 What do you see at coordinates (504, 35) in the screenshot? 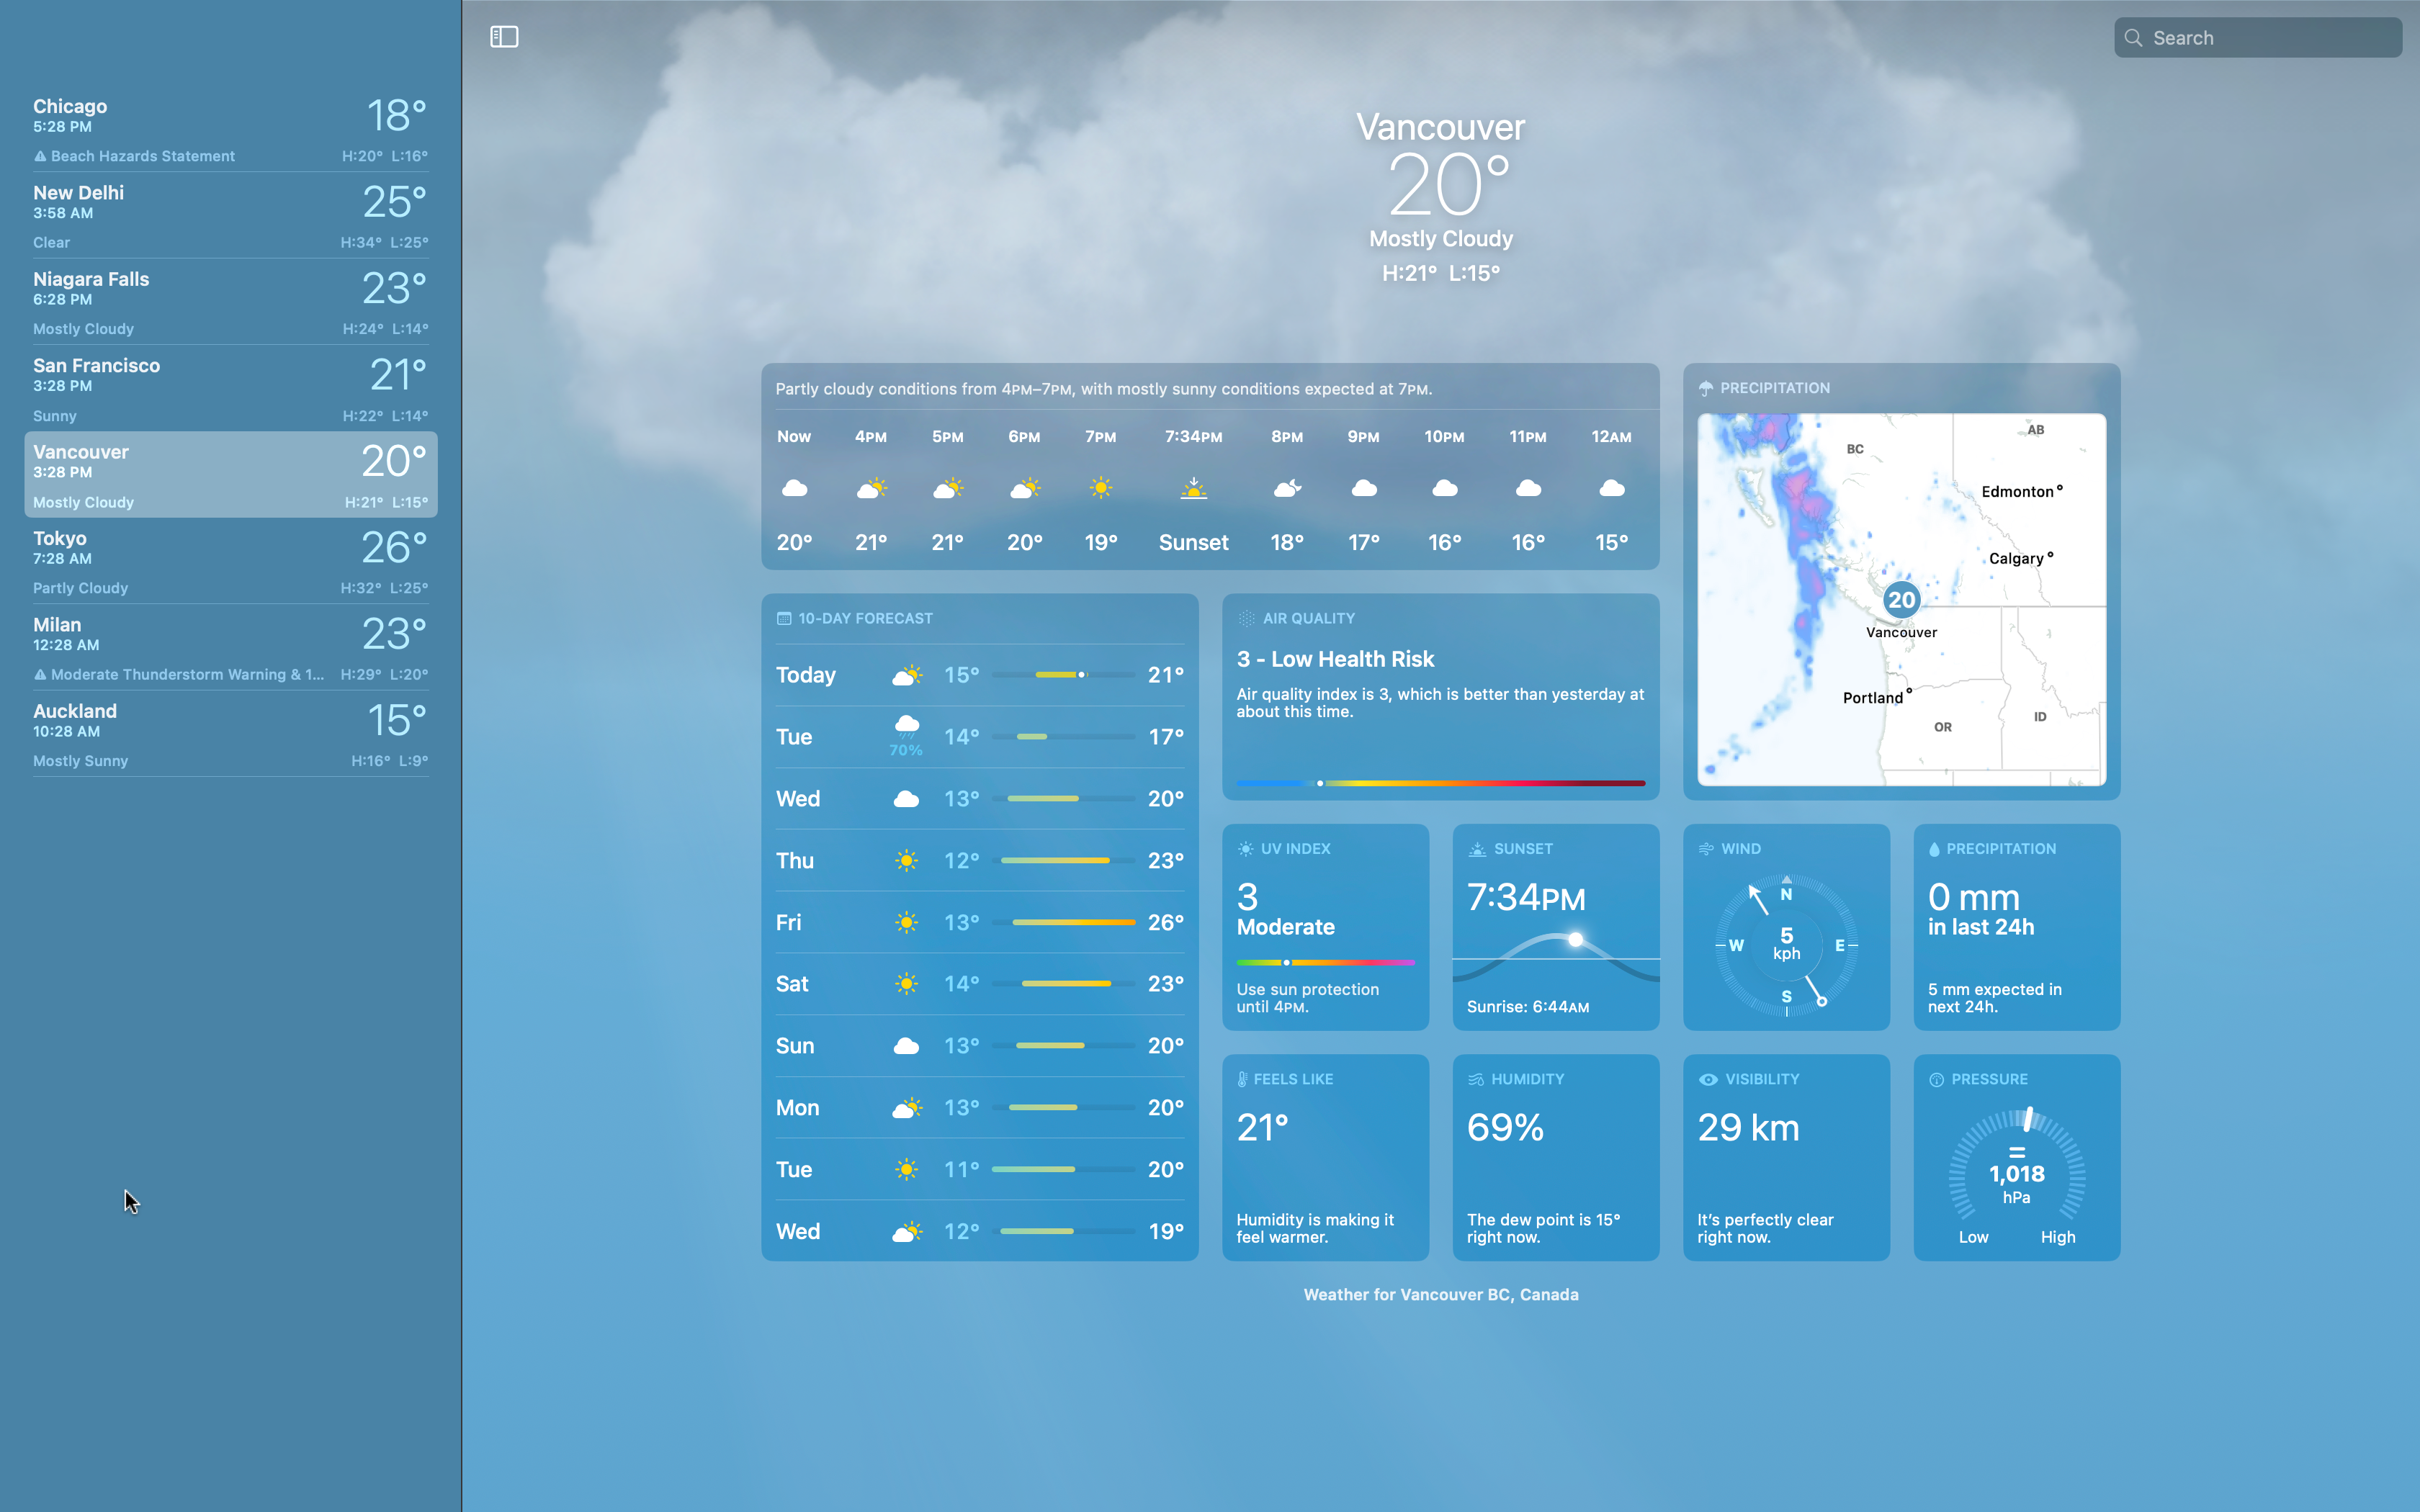
I see `Enable the "hide list" function to hide the list of cities from the left pane` at bounding box center [504, 35].